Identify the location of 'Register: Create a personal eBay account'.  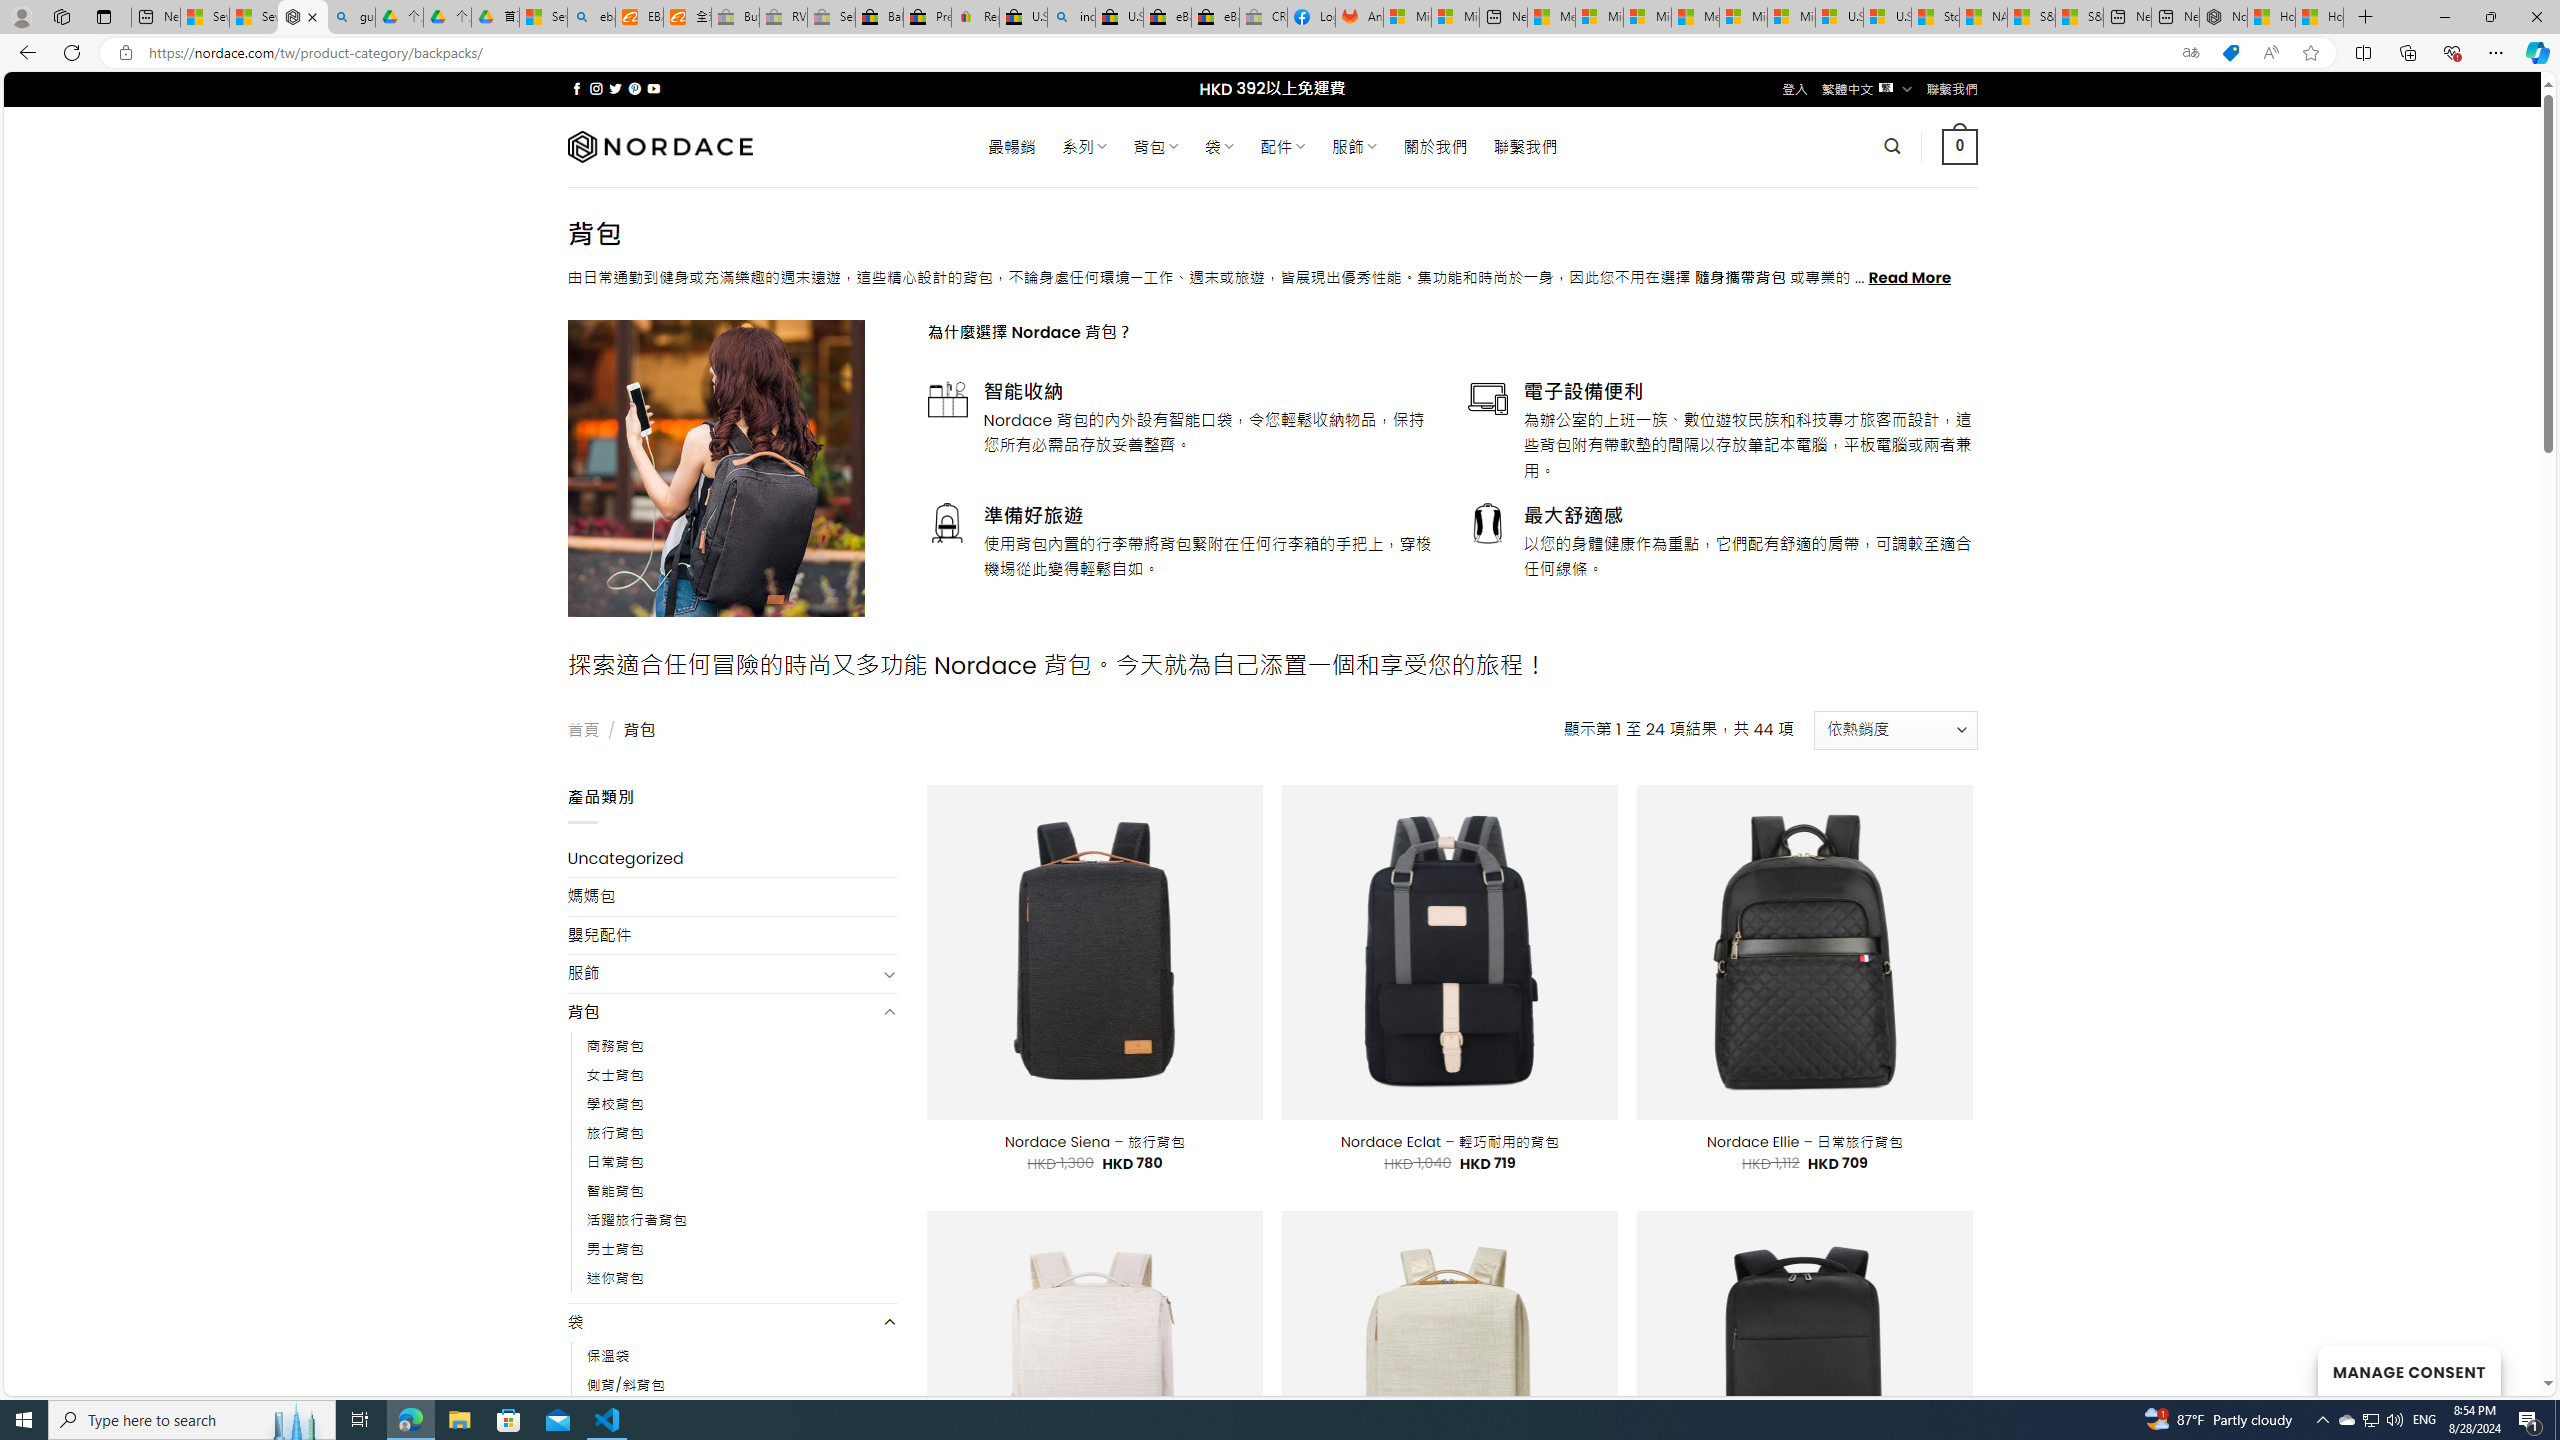
(974, 16).